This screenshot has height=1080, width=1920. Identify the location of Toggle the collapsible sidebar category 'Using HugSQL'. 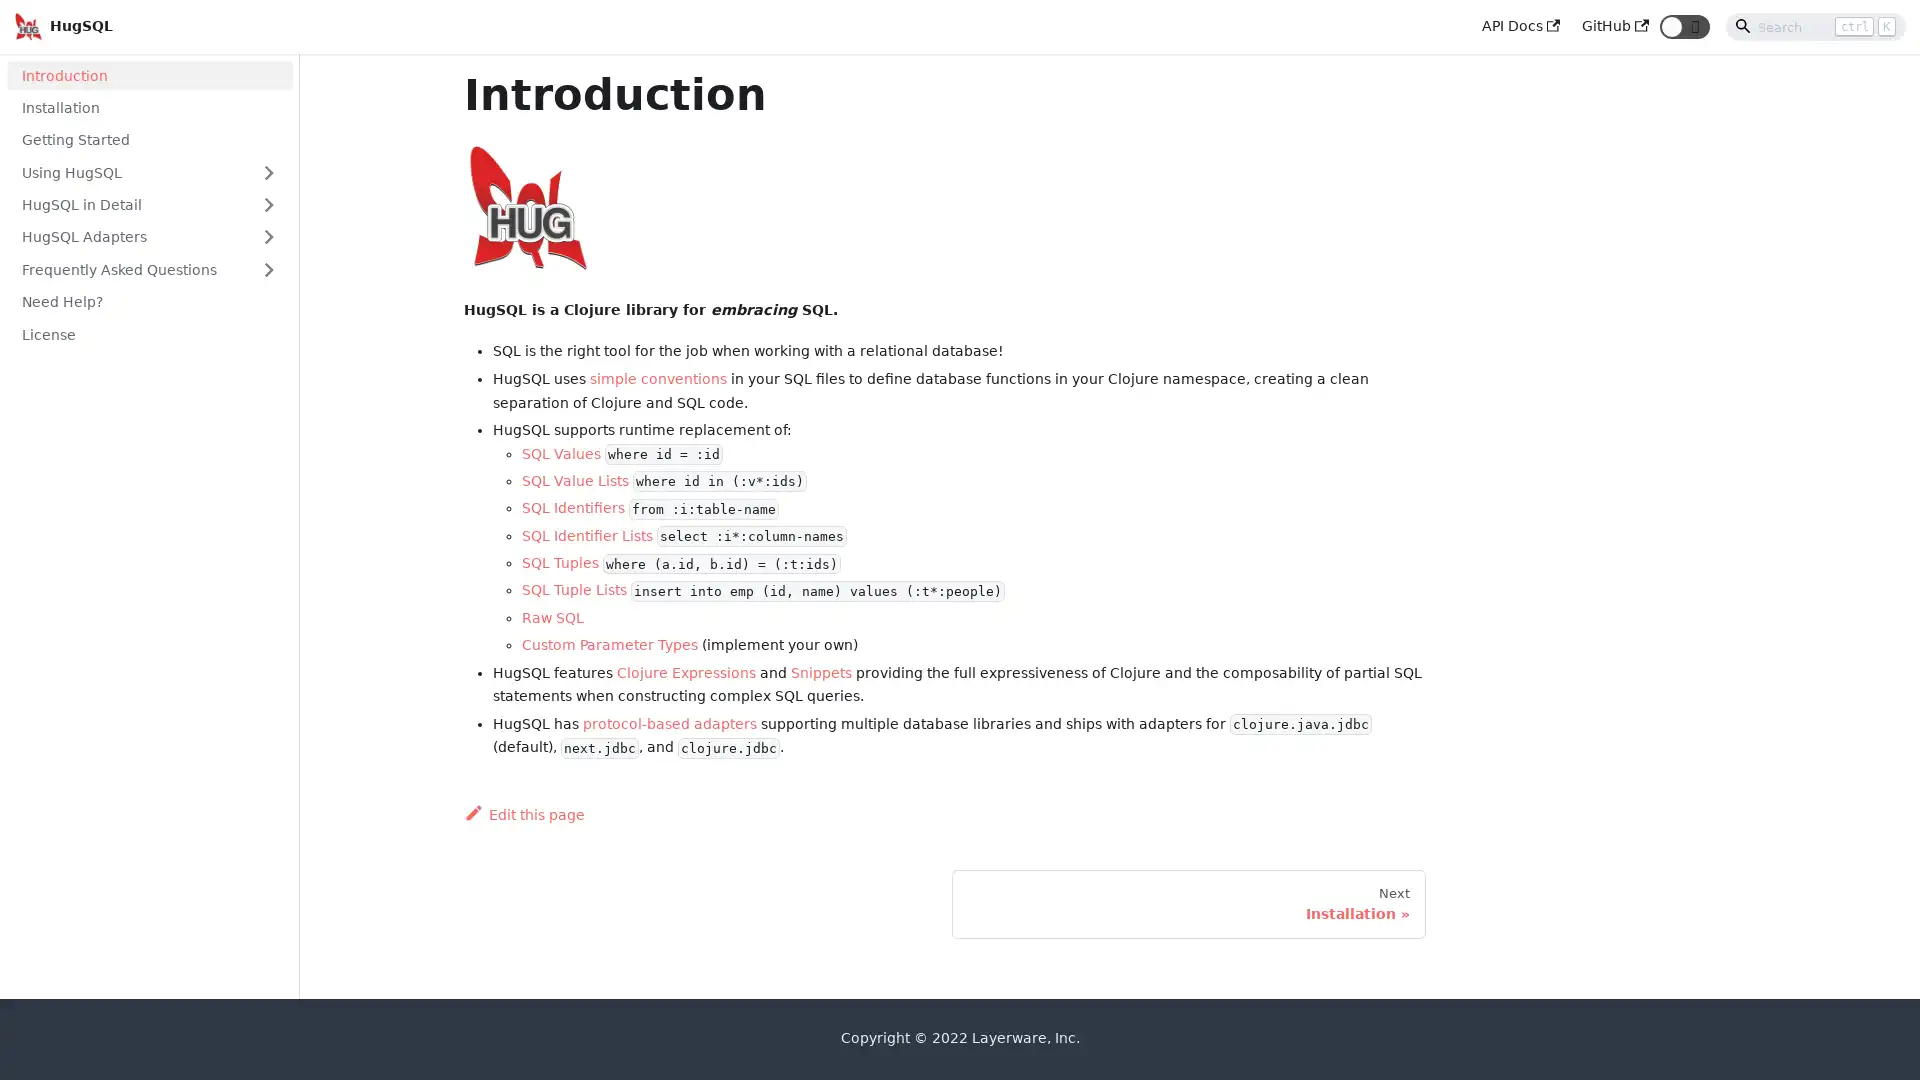
(267, 171).